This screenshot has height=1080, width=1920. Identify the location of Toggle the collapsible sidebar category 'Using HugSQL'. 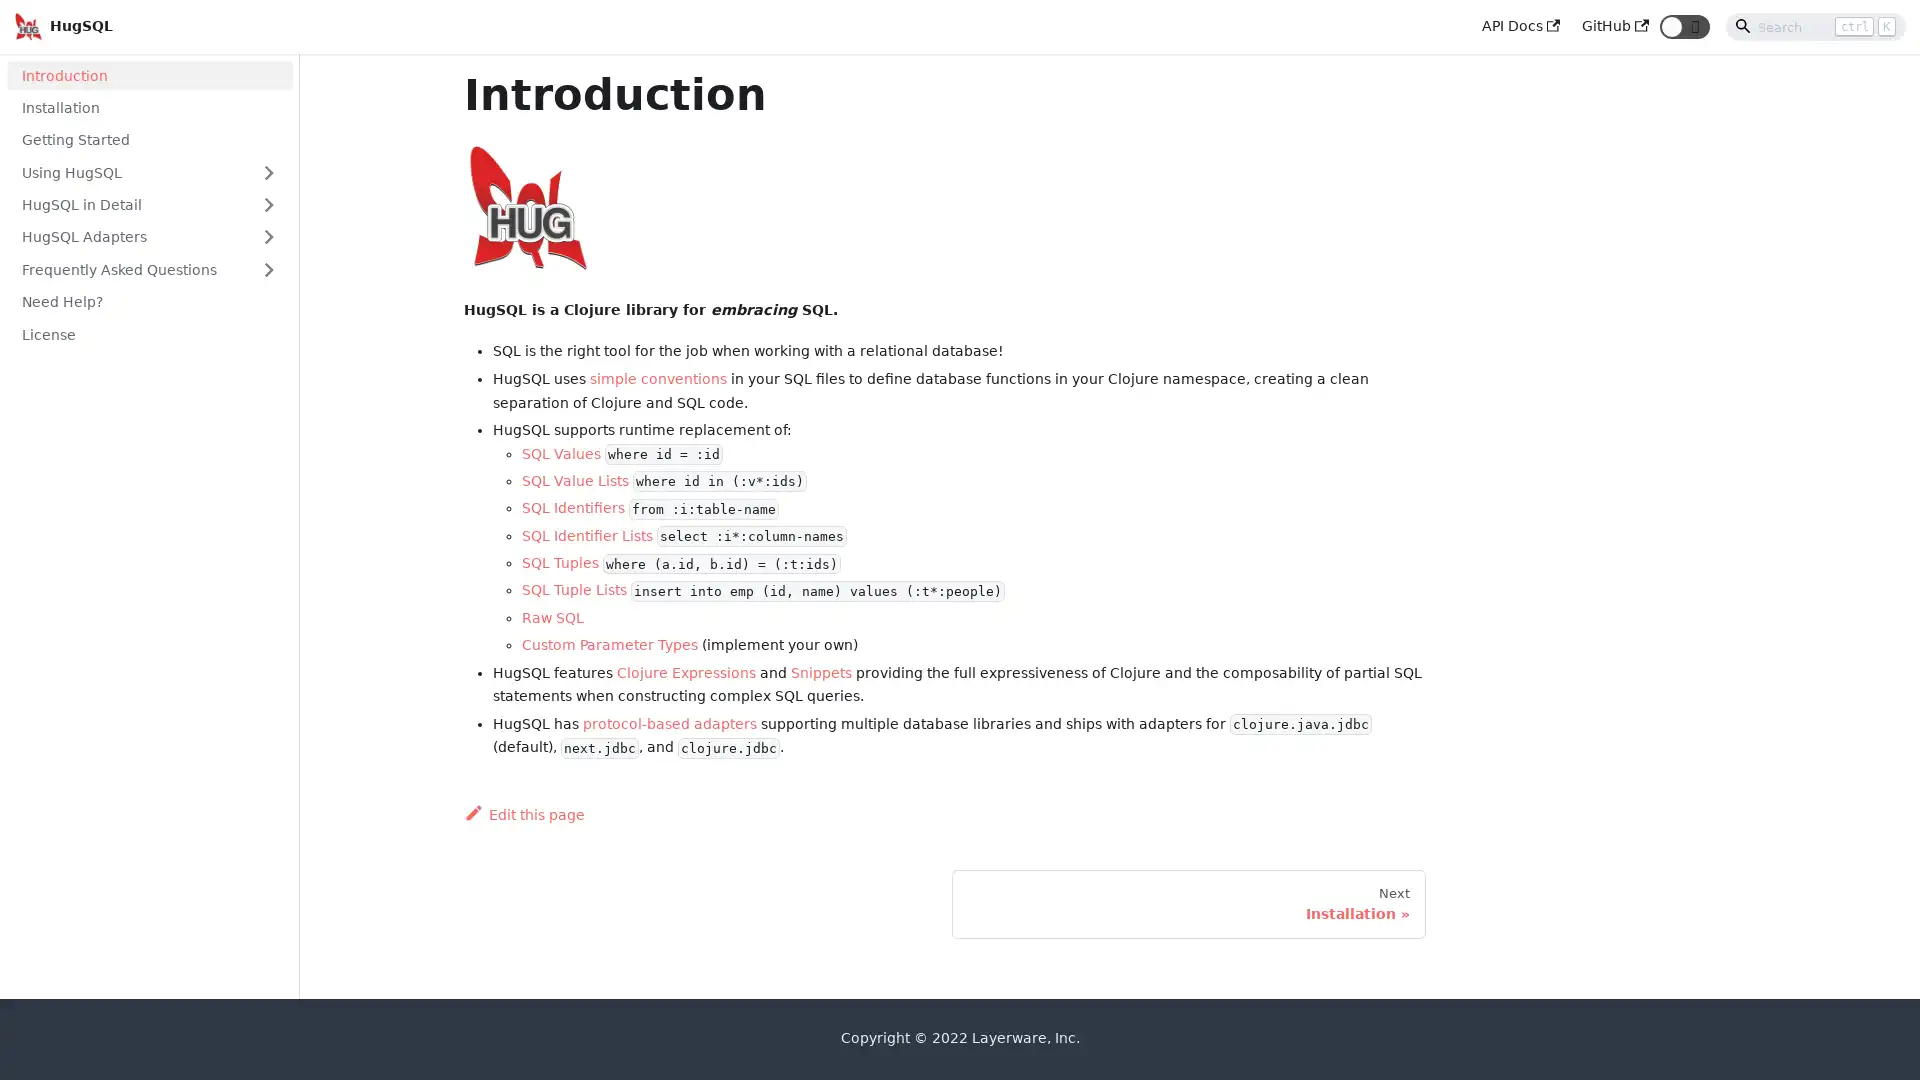
(267, 171).